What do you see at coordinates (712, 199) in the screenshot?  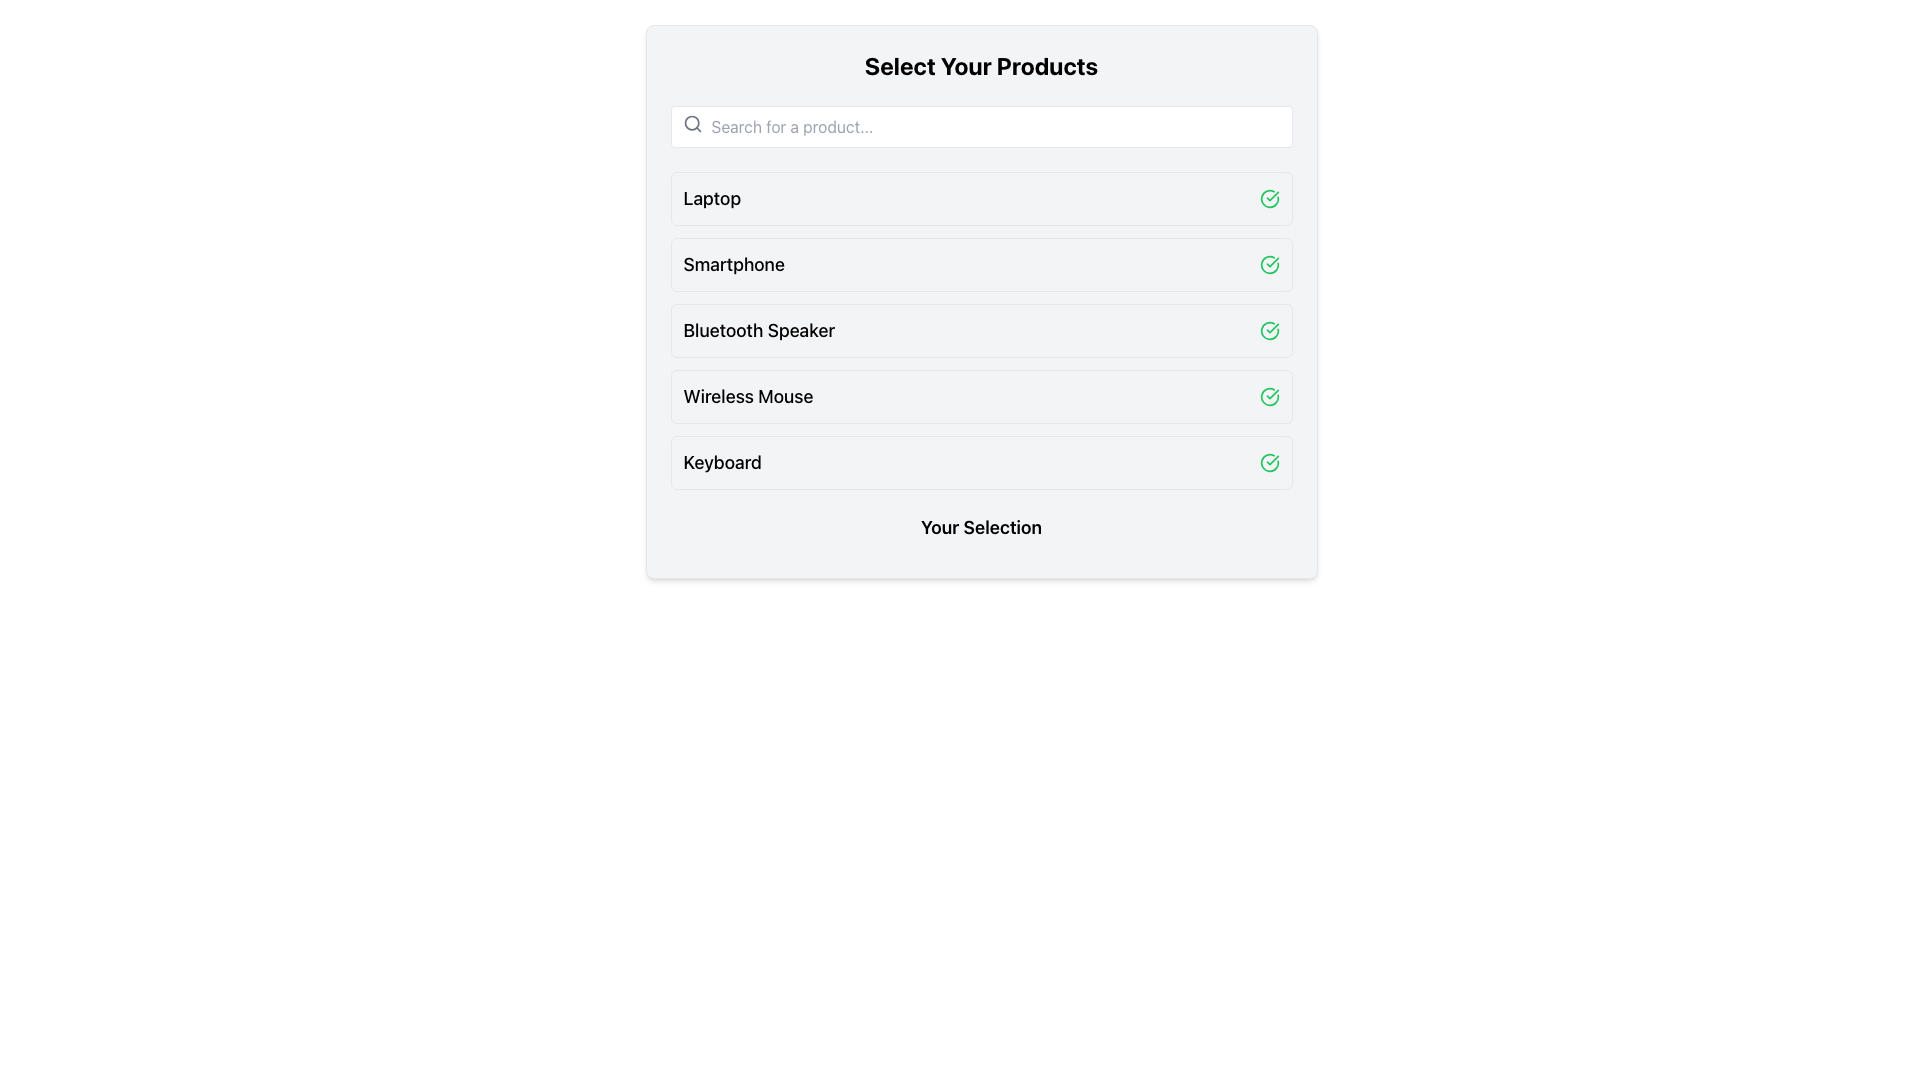 I see `the text label indicating the category 'Laptop' located in the topmost card of the vertical list` at bounding box center [712, 199].